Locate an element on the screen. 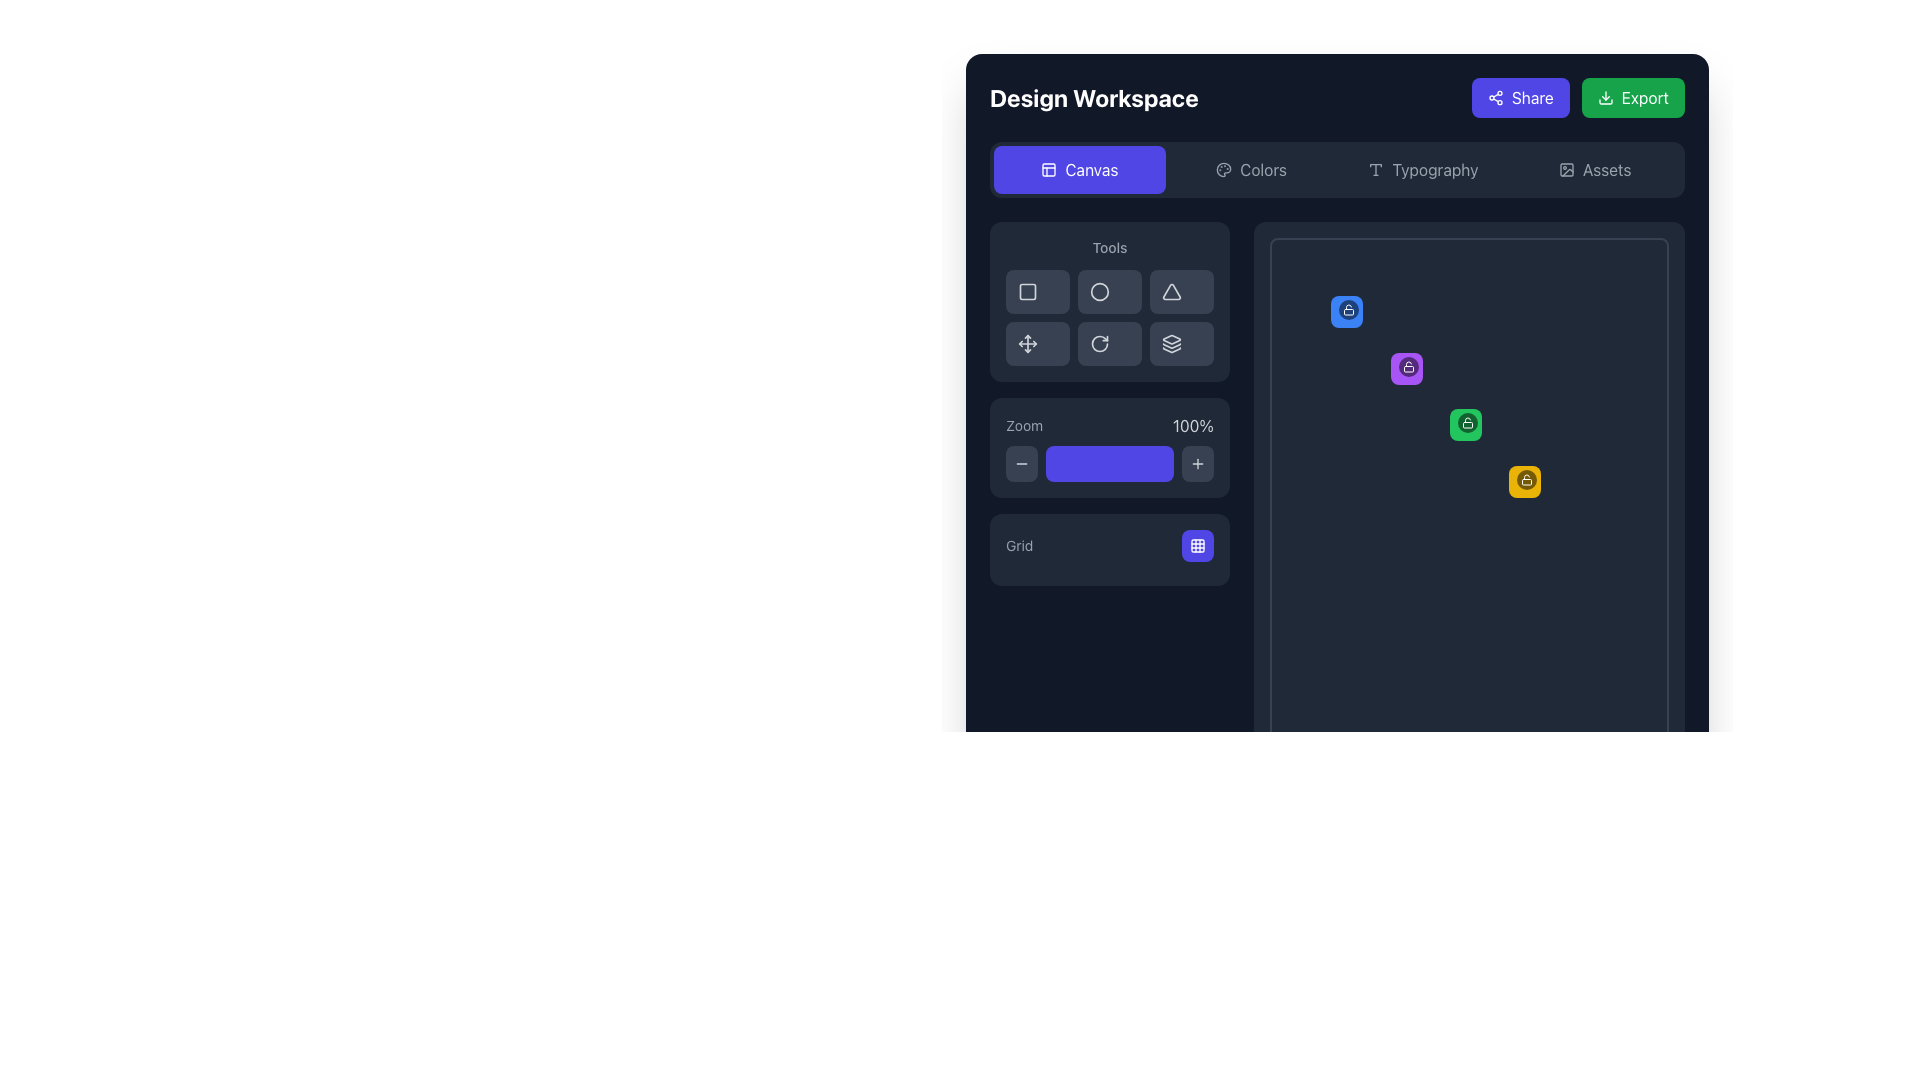 This screenshot has height=1080, width=1920. the 'Assets' button, which is the fourth item in the navigation bar, to change its appearance from gray to light gray is located at coordinates (1594, 168).